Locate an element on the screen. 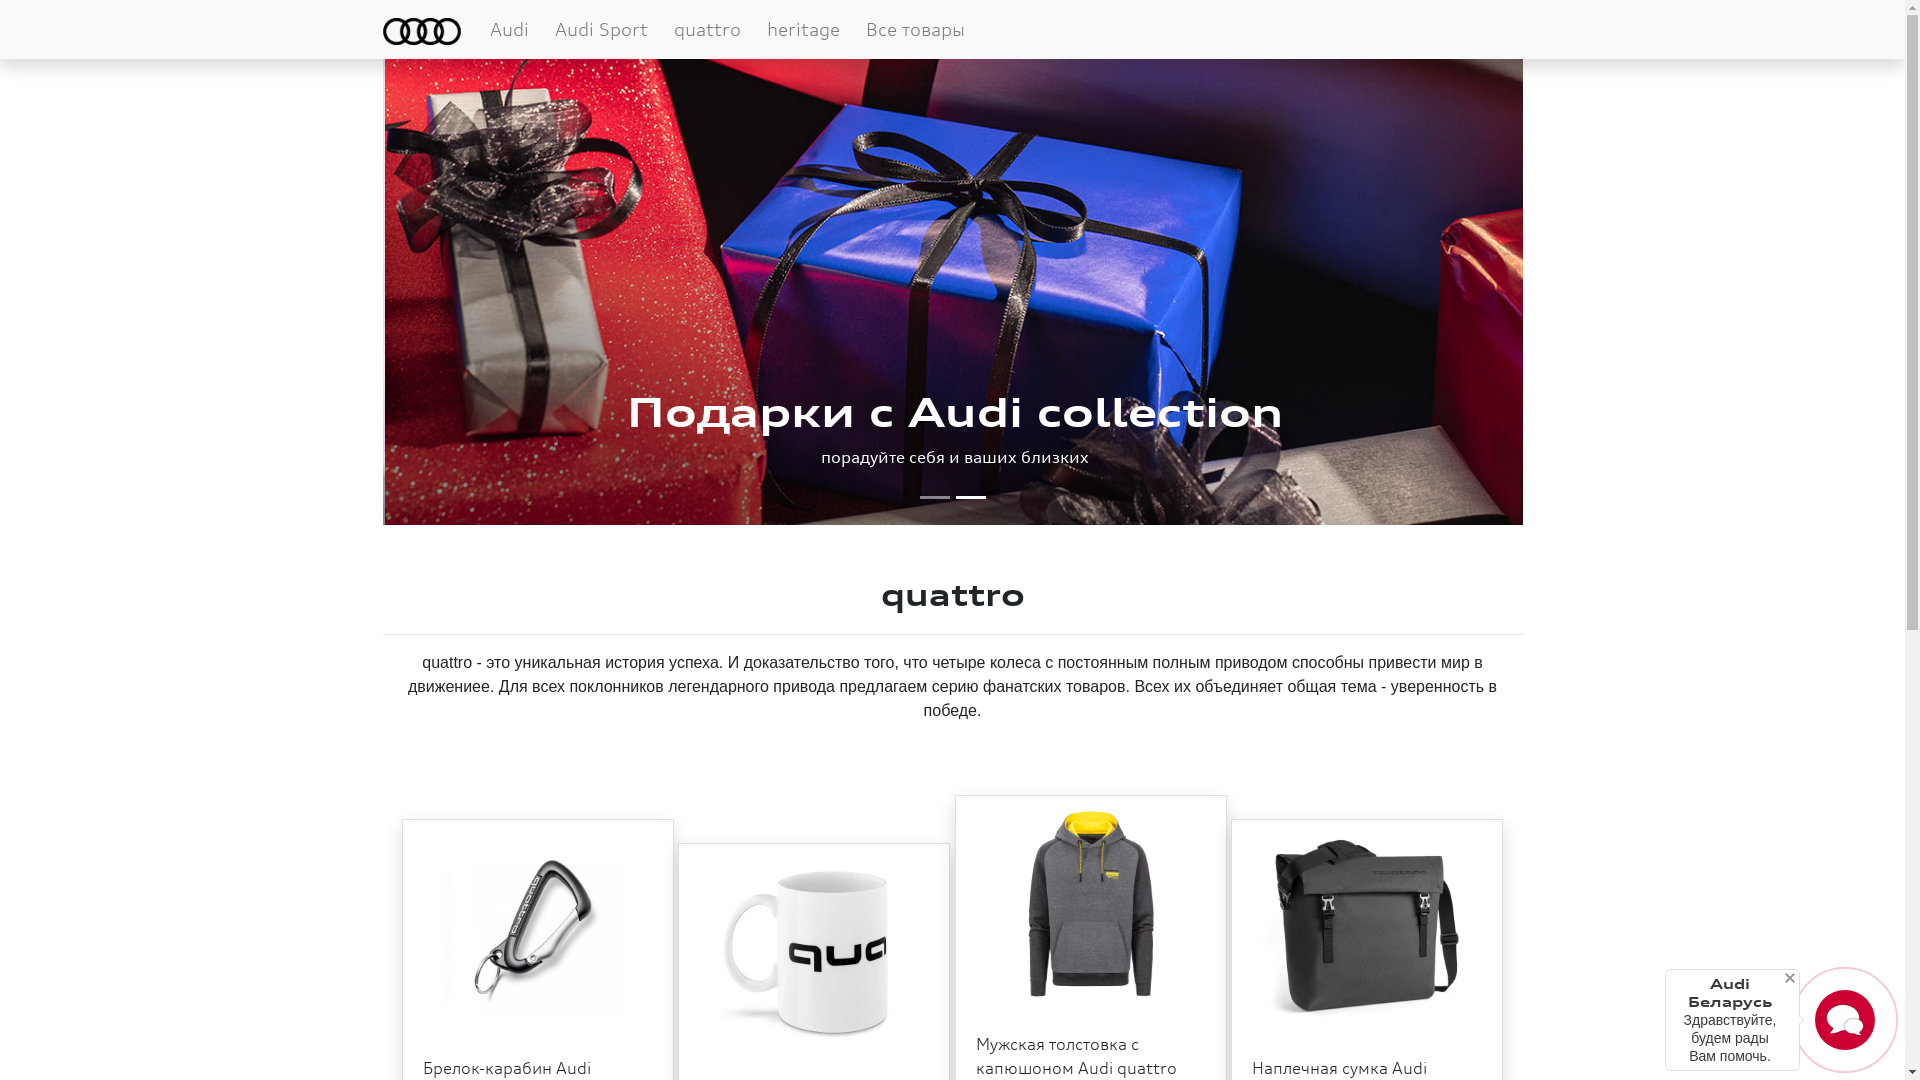 Image resolution: width=1920 pixels, height=1080 pixels. 'Audi' is located at coordinates (481, 29).